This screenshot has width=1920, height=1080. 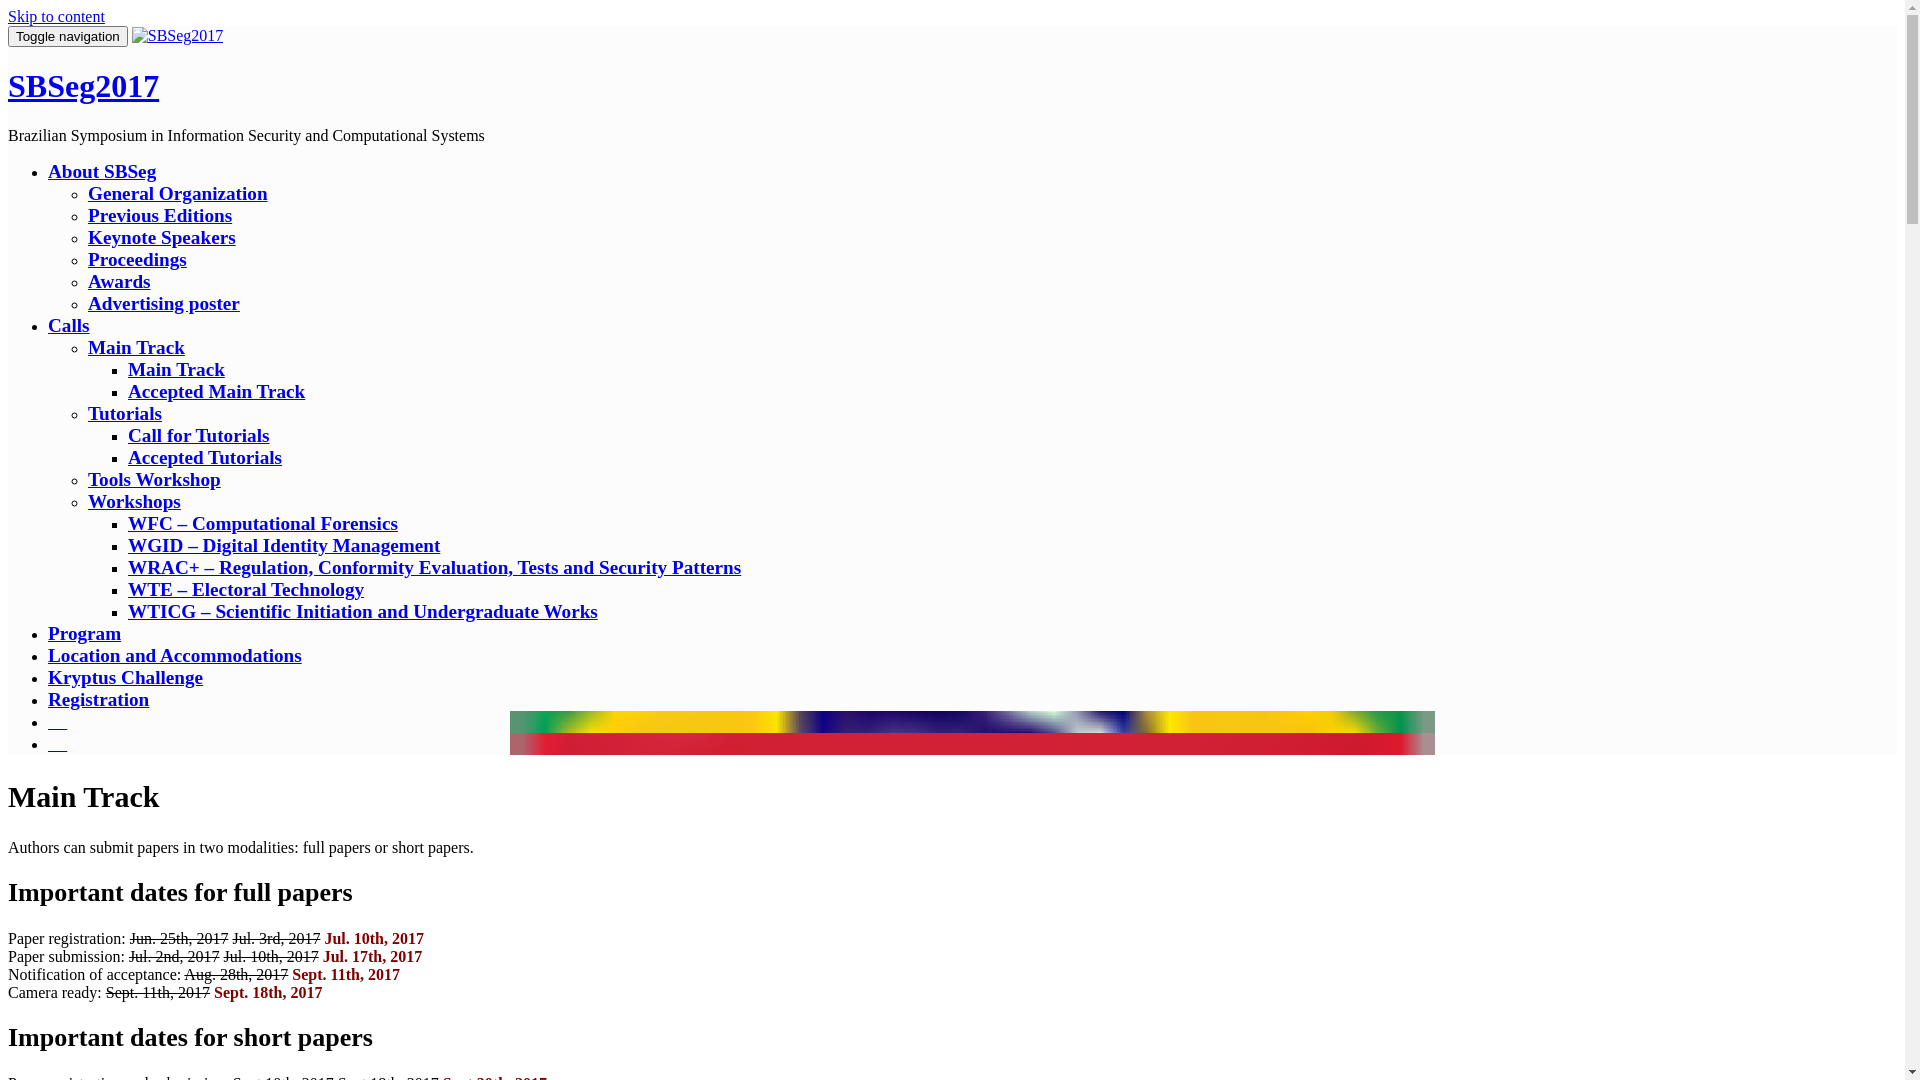 I want to click on 'Advertising poster', so click(x=163, y=303).